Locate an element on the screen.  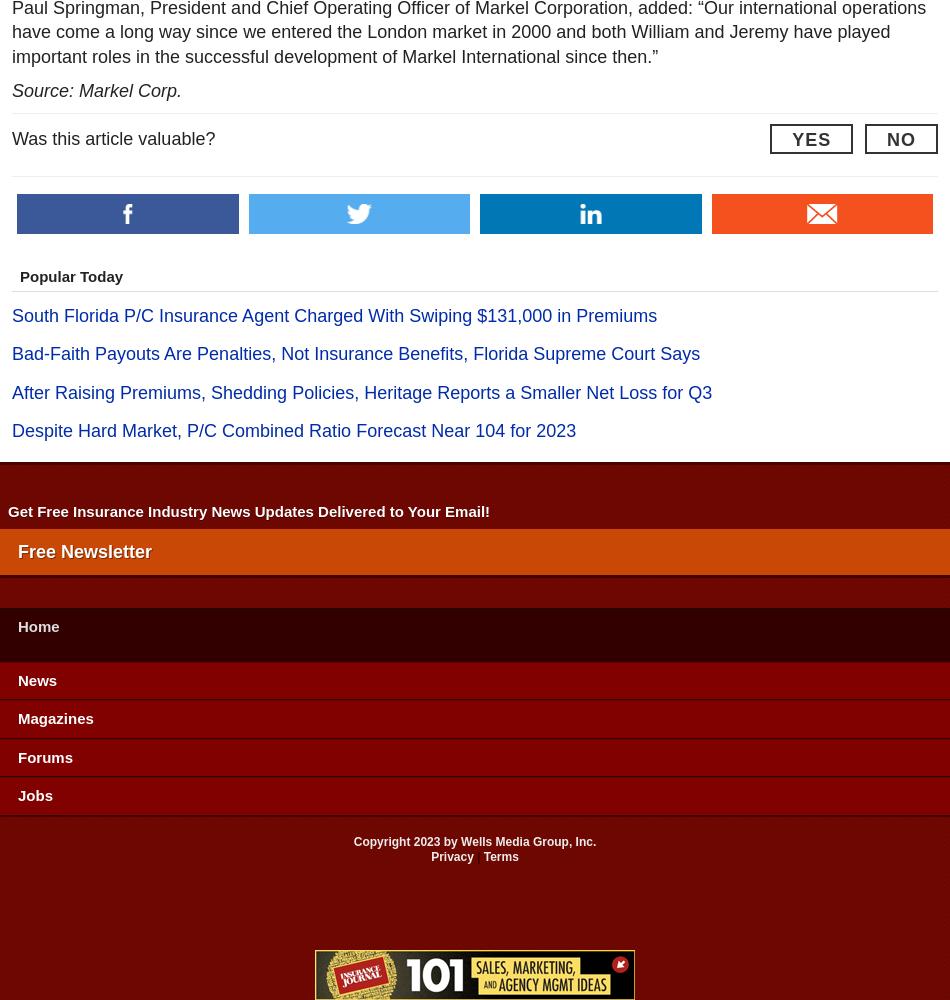
'Was this article valuable?' is located at coordinates (11, 138).